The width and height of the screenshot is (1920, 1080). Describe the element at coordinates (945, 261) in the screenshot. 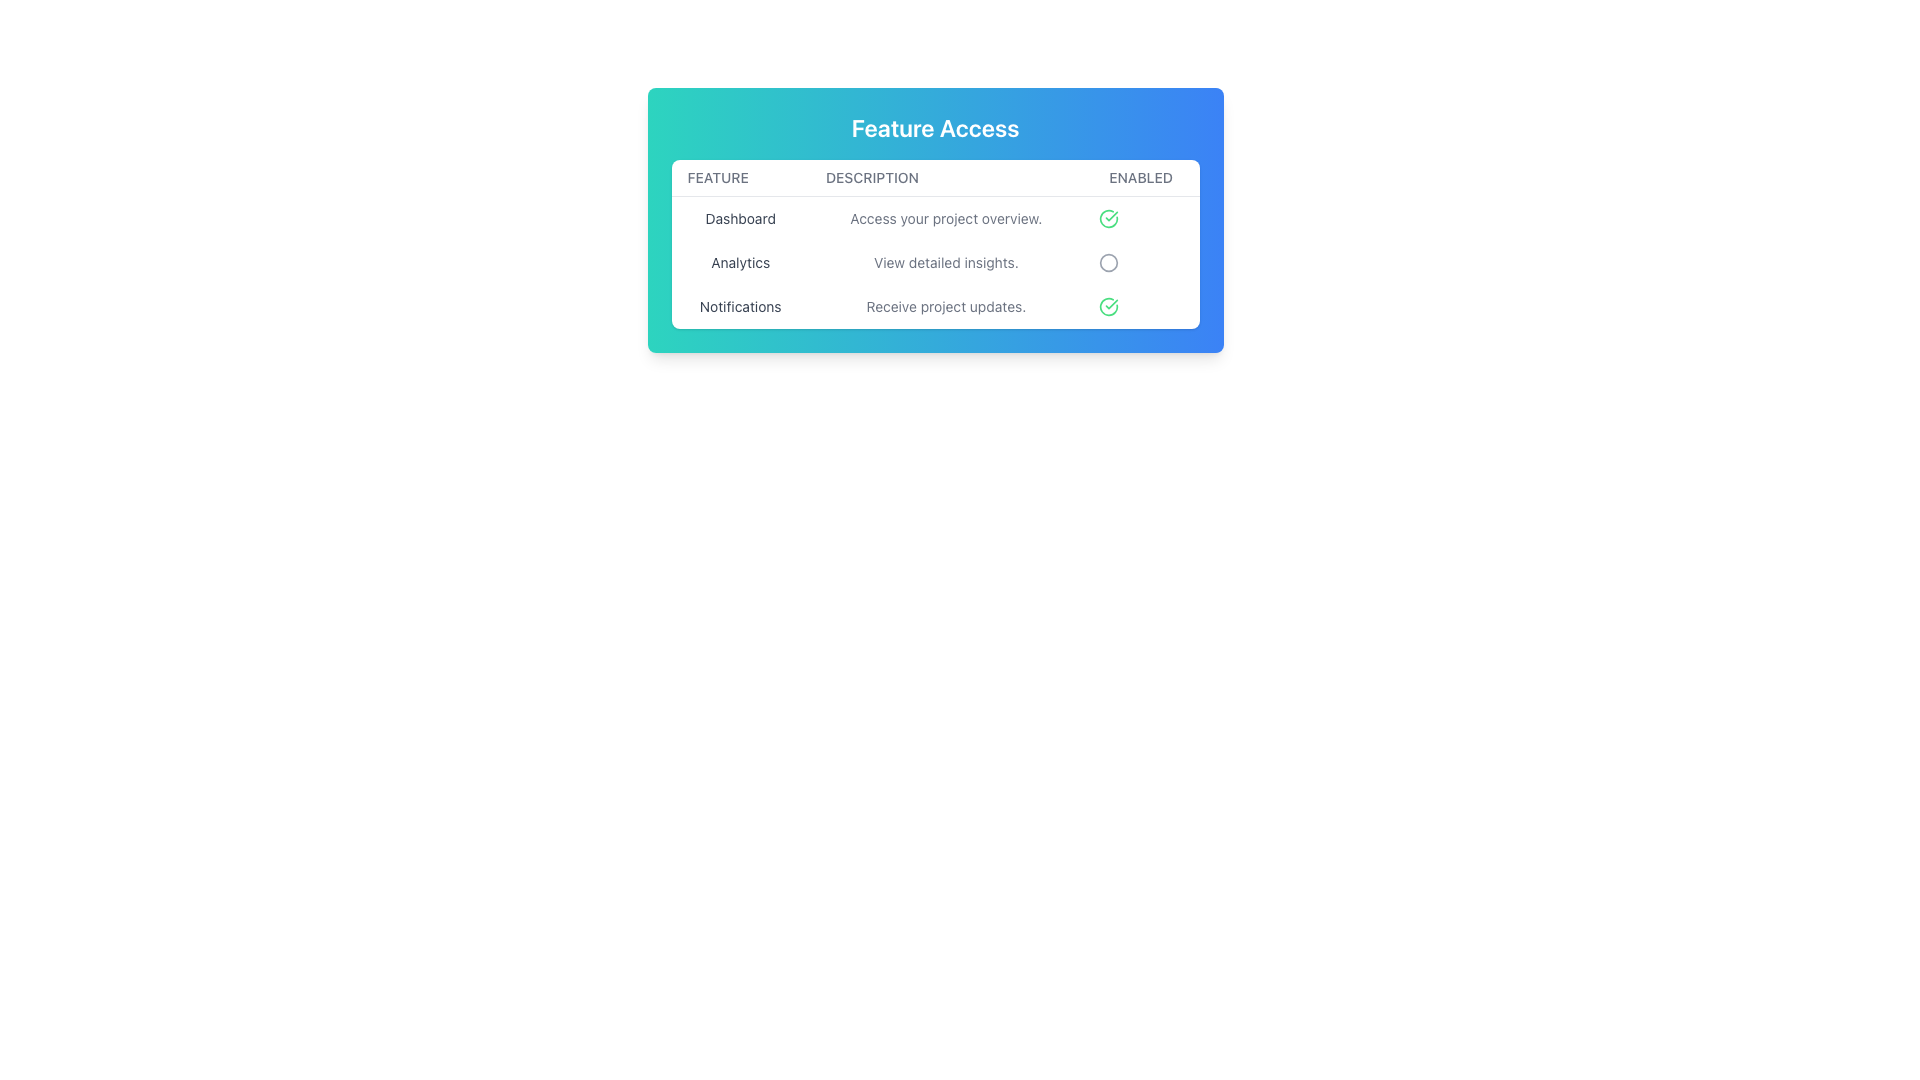

I see `the informational text label adjacent to the 'Analytics' feature` at that location.